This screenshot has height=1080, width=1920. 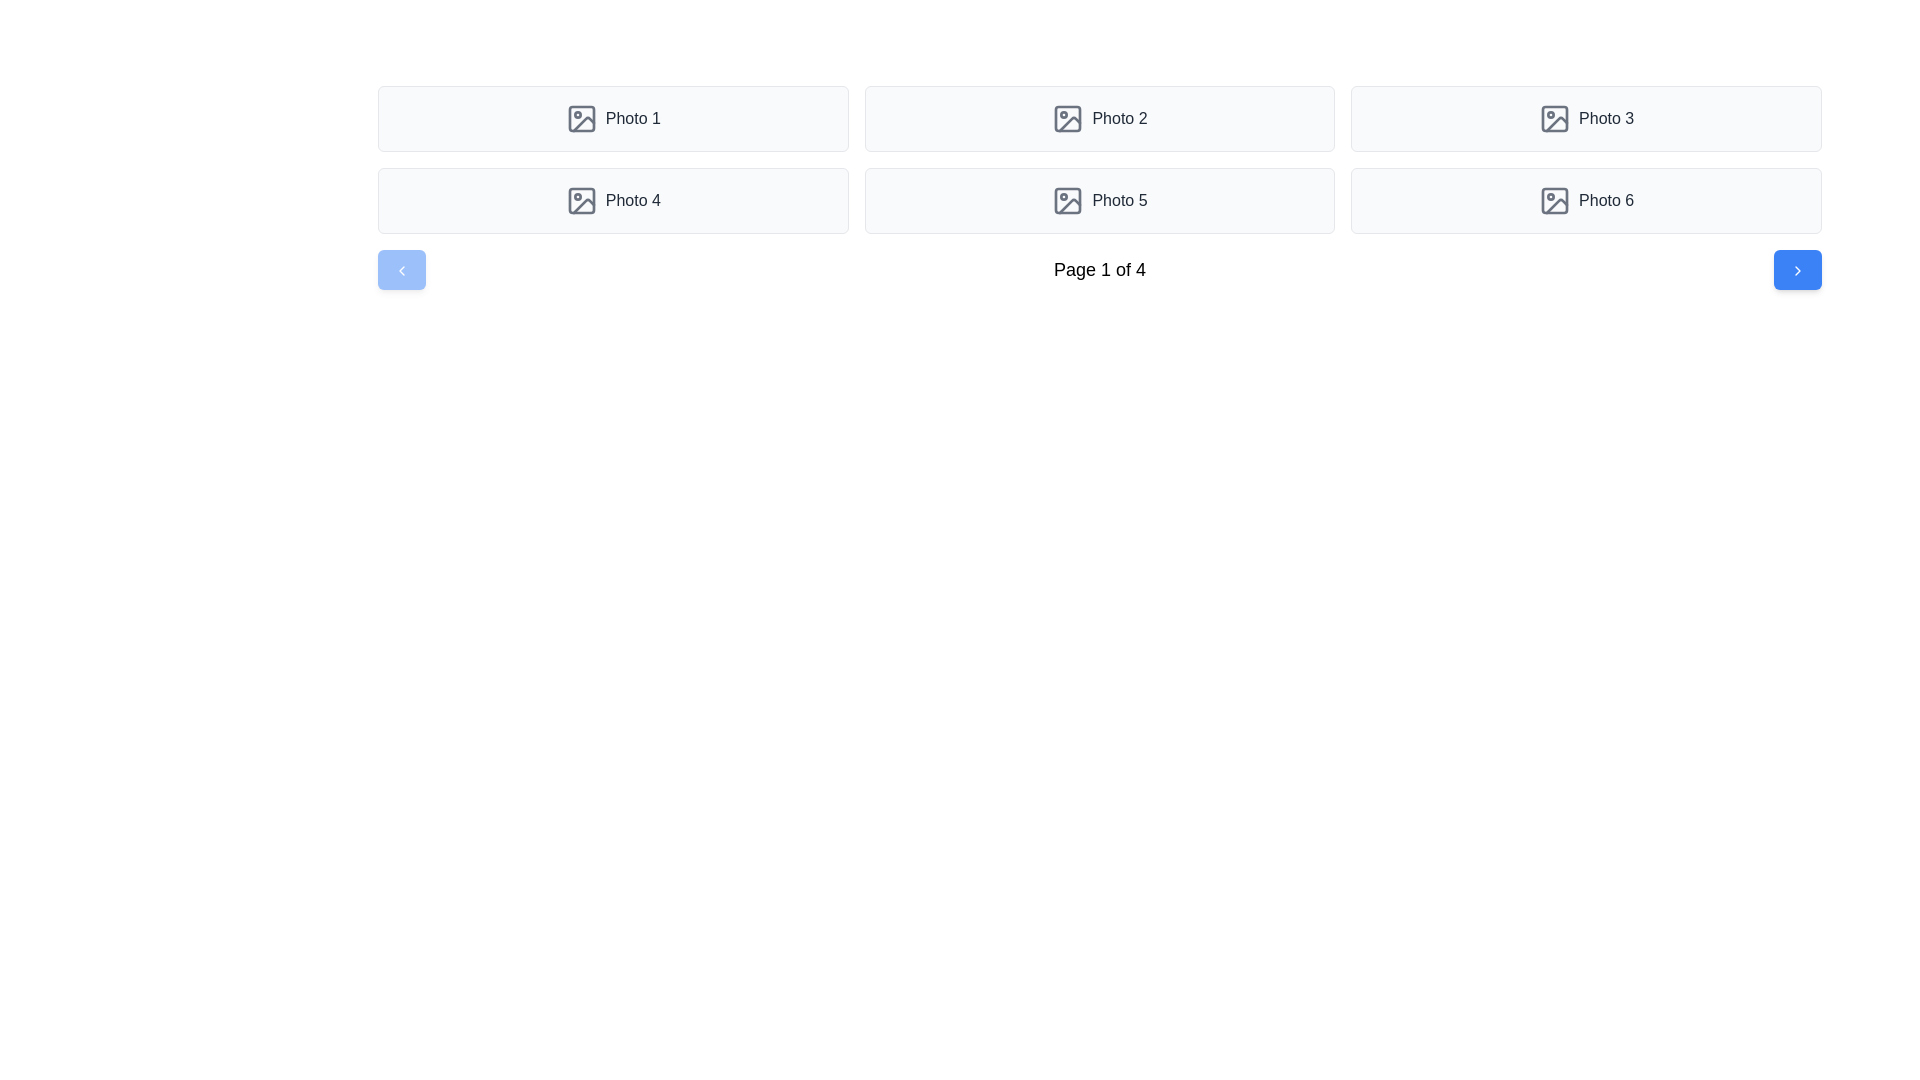 What do you see at coordinates (632, 119) in the screenshot?
I see `the text label that describes the graphical element, located in the top row and leftmost column of the grid, to the right of the graphic icon` at bounding box center [632, 119].